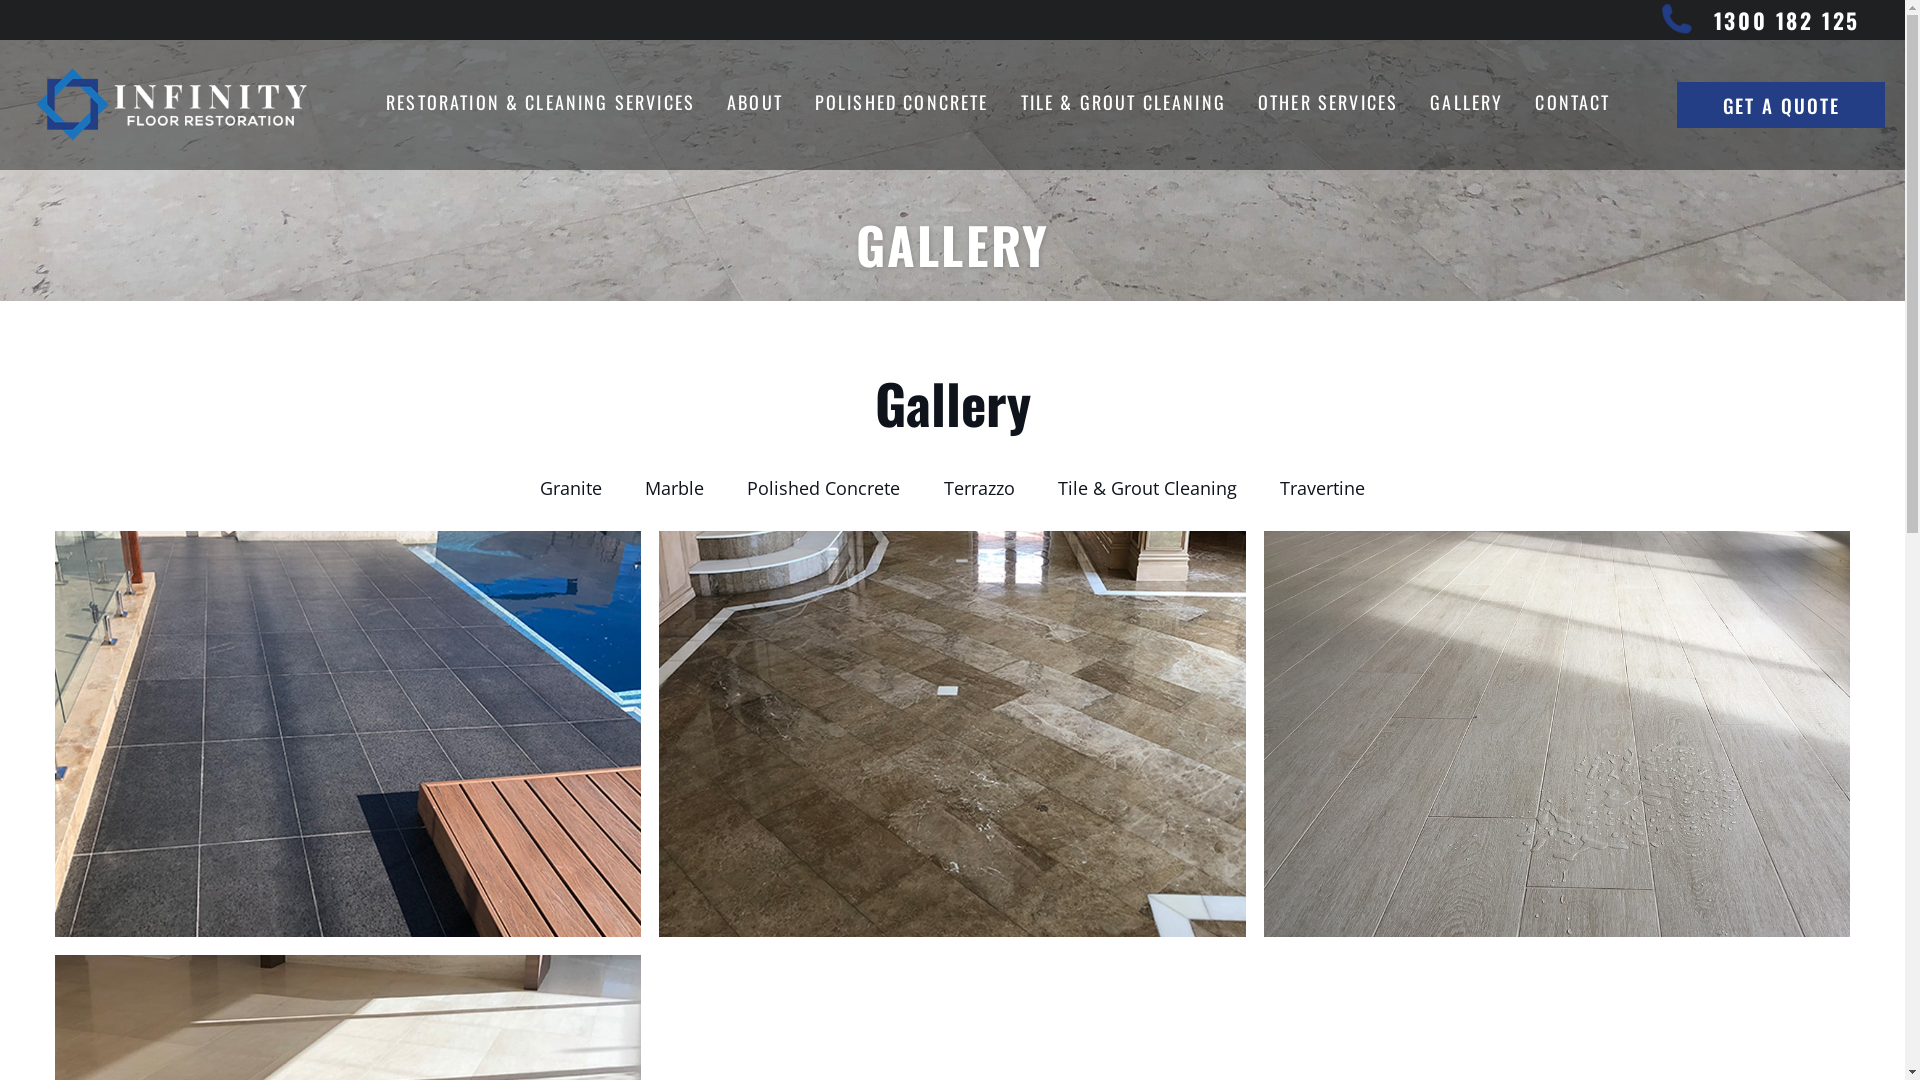 The height and width of the screenshot is (1080, 1920). I want to click on 'GET A QUOTE', so click(1780, 104).